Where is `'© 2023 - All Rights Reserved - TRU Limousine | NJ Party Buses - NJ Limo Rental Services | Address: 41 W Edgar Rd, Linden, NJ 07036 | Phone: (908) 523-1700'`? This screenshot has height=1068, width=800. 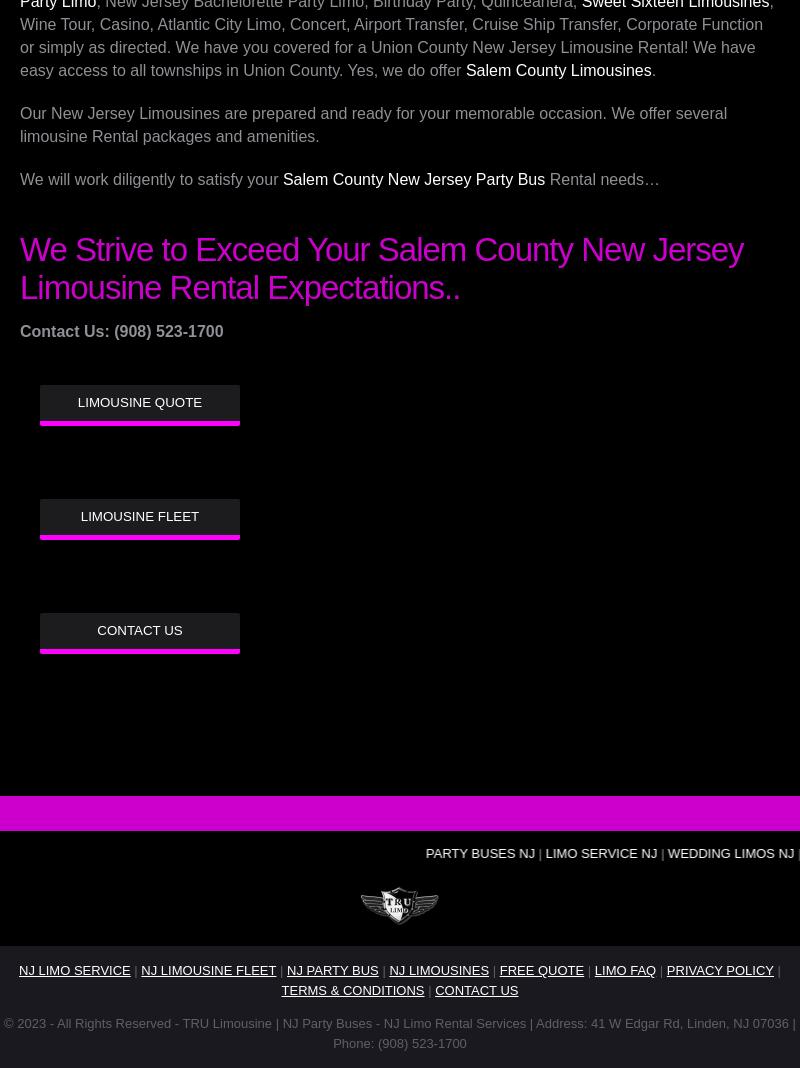
'© 2023 - All Rights Reserved - TRU Limousine | NJ Party Buses - NJ Limo Rental Services | Address: 41 W Edgar Rd, Linden, NJ 07036 | Phone: (908) 523-1700' is located at coordinates (398, 1033).